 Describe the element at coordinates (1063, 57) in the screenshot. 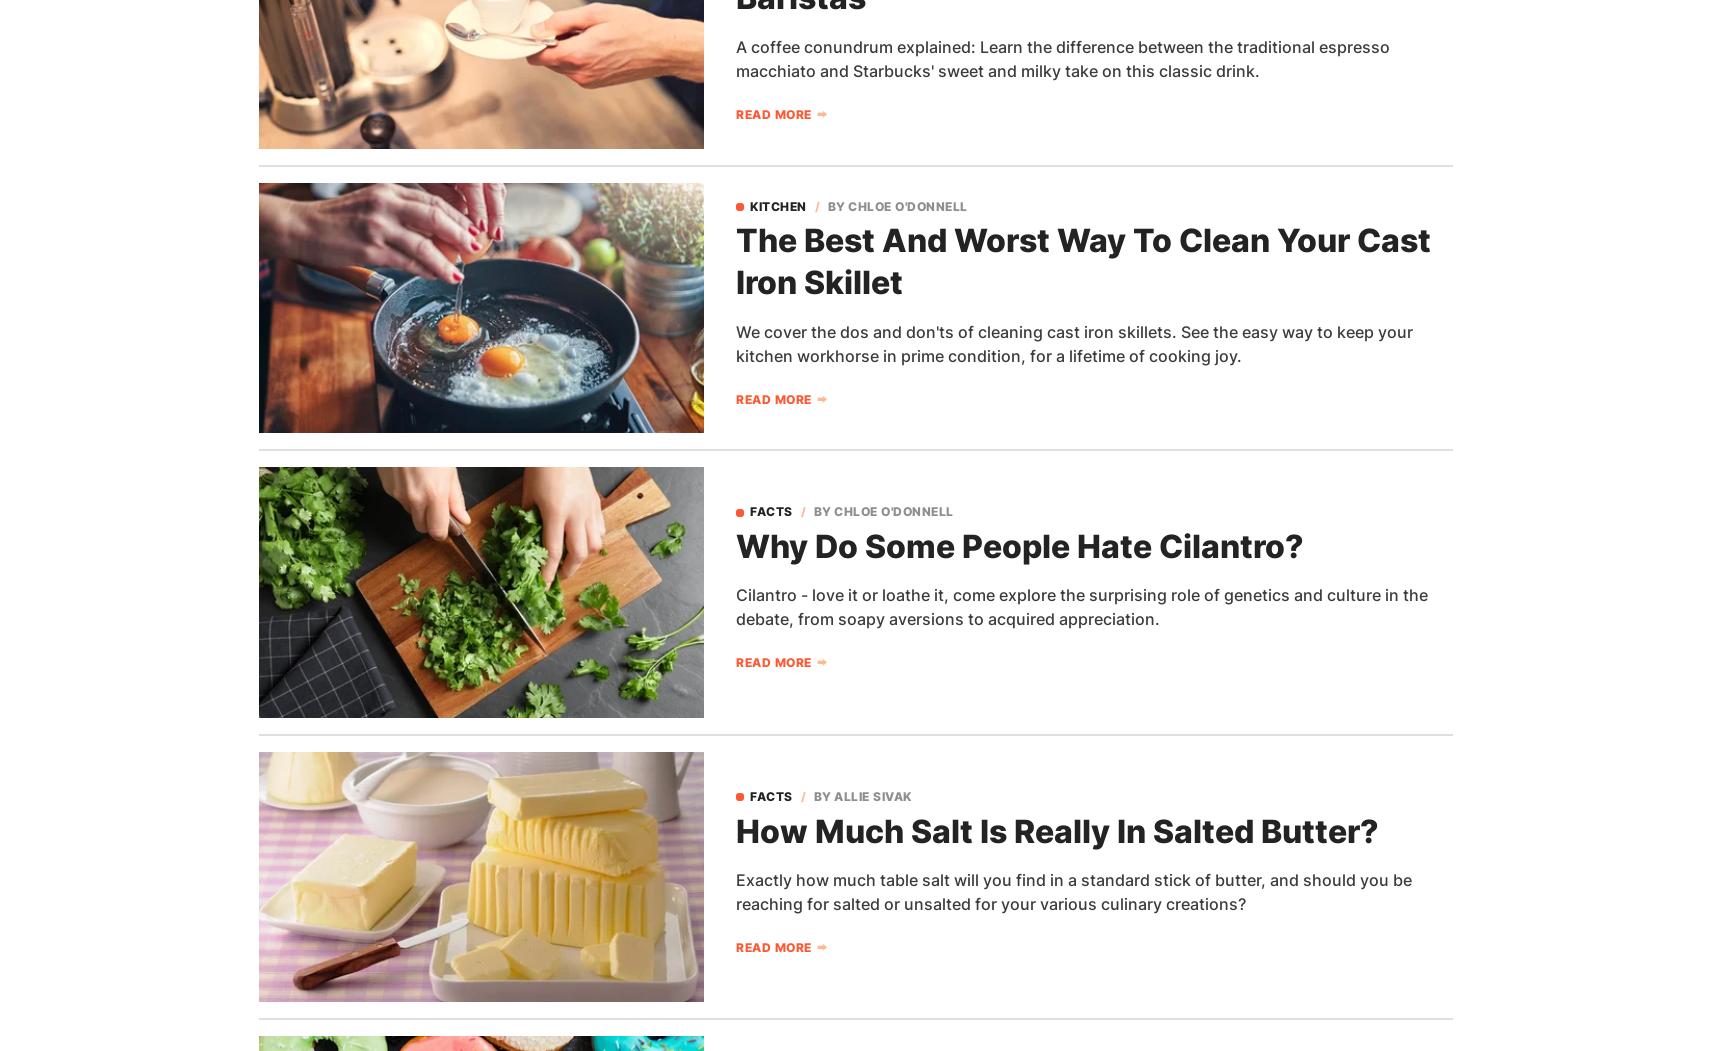

I see `'A coffee conundrum explained: Learn the difference between the traditional espresso macchiato and Starbucks' sweet and milky take on this classic drink.'` at that location.